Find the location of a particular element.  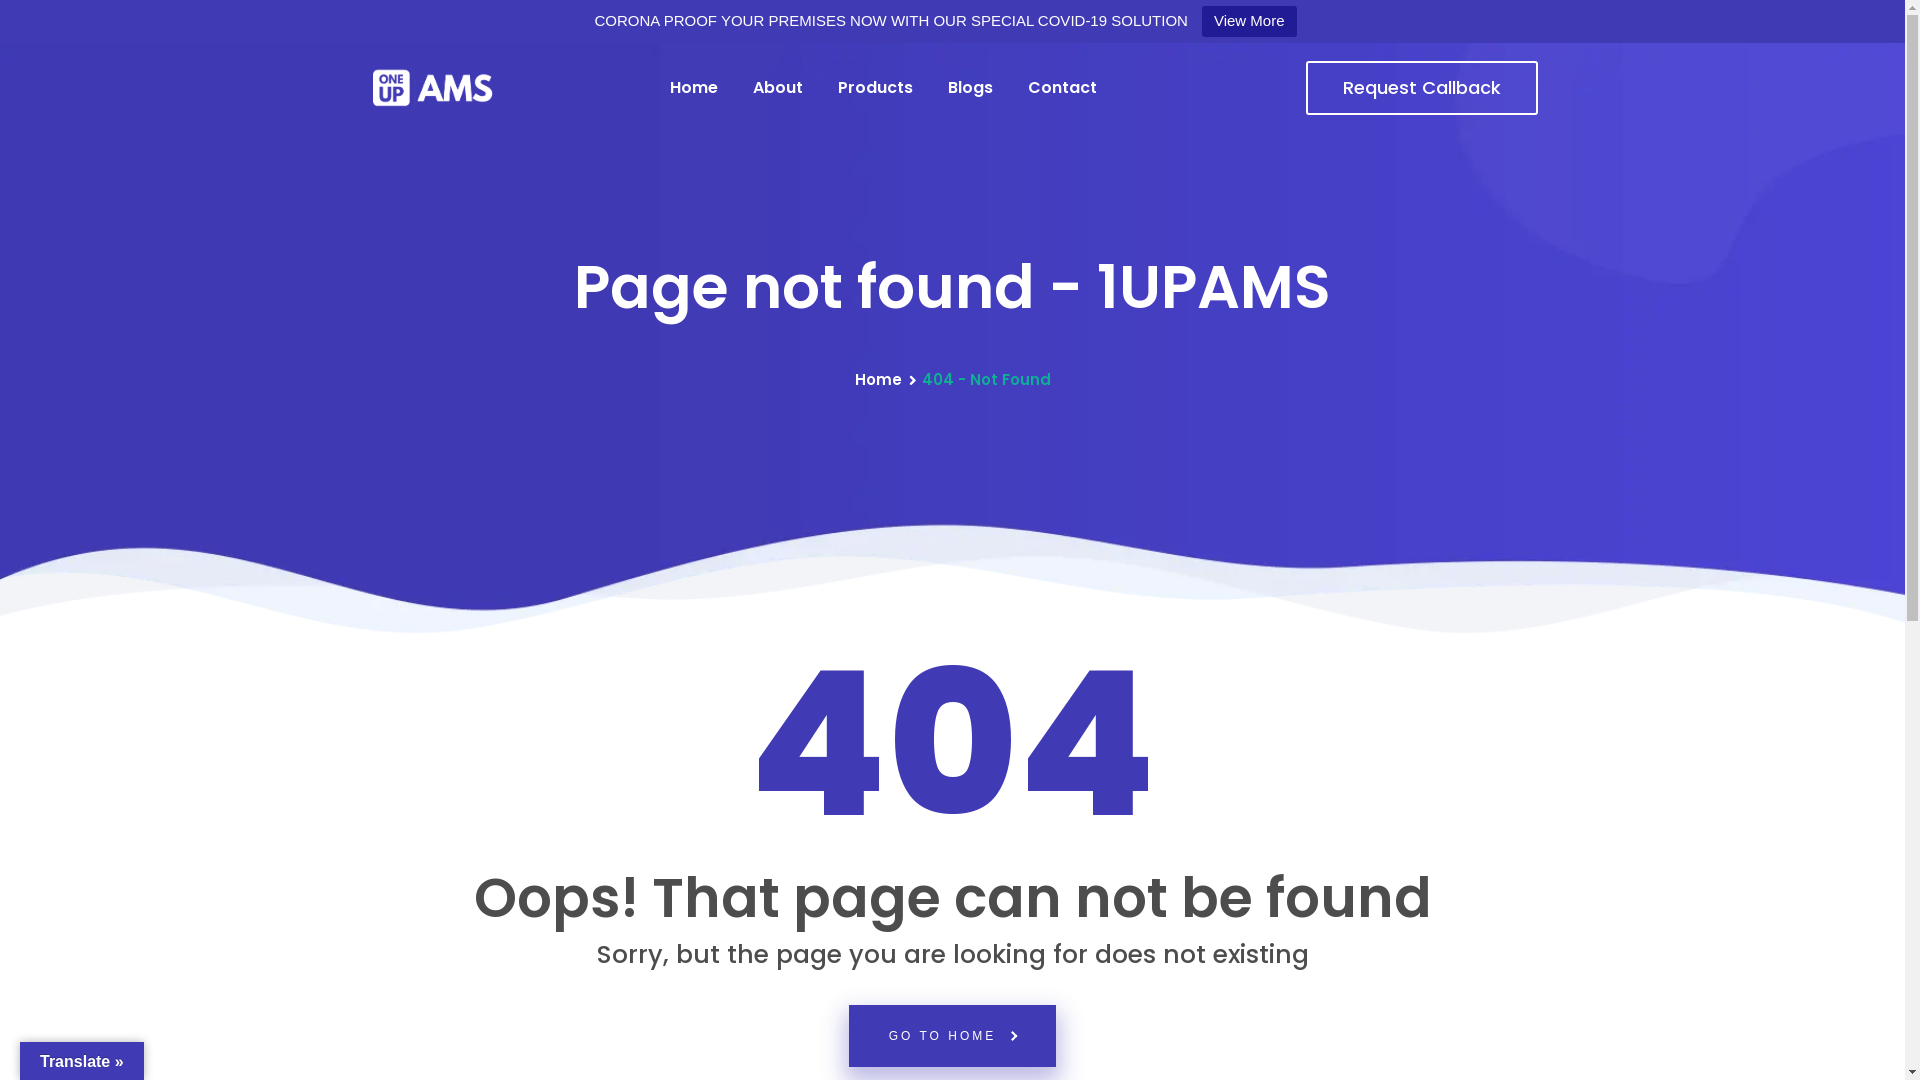

'Contact' is located at coordinates (1061, 87).